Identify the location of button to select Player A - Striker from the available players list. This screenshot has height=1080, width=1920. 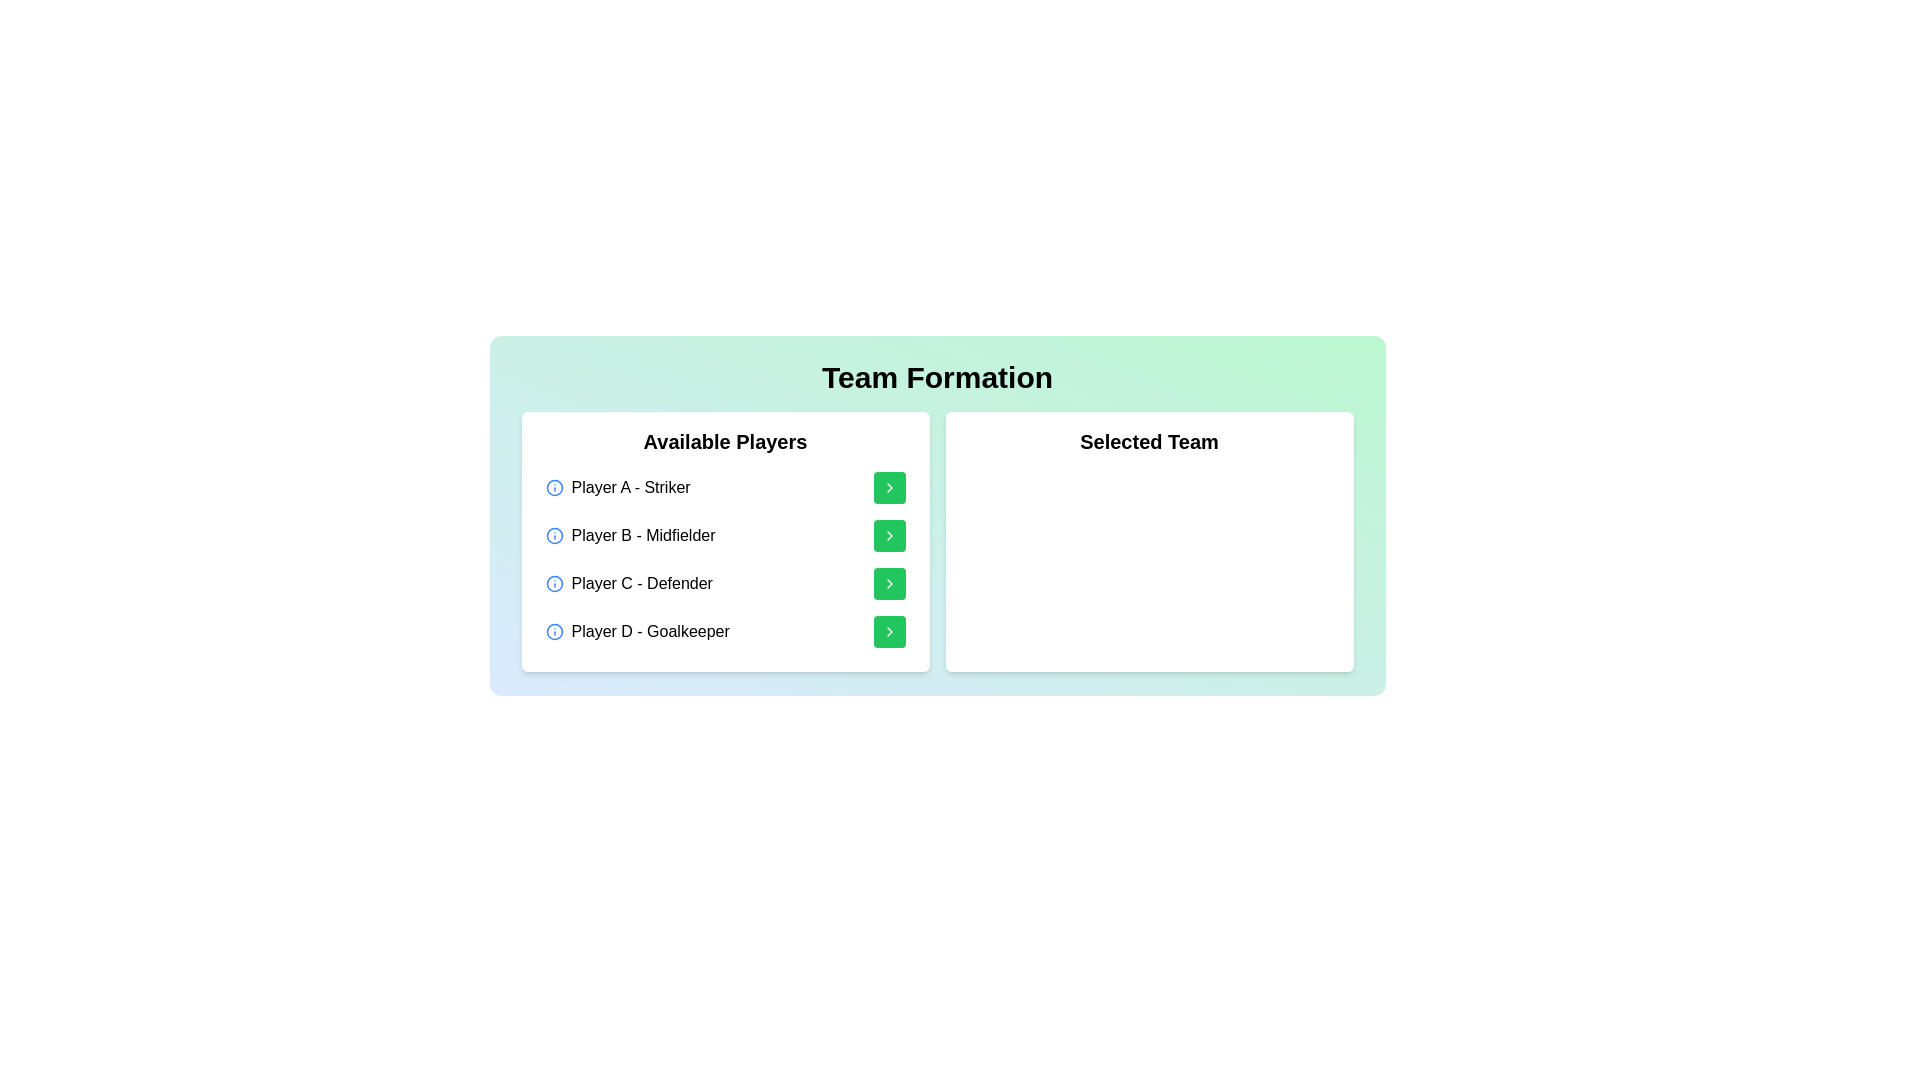
(888, 488).